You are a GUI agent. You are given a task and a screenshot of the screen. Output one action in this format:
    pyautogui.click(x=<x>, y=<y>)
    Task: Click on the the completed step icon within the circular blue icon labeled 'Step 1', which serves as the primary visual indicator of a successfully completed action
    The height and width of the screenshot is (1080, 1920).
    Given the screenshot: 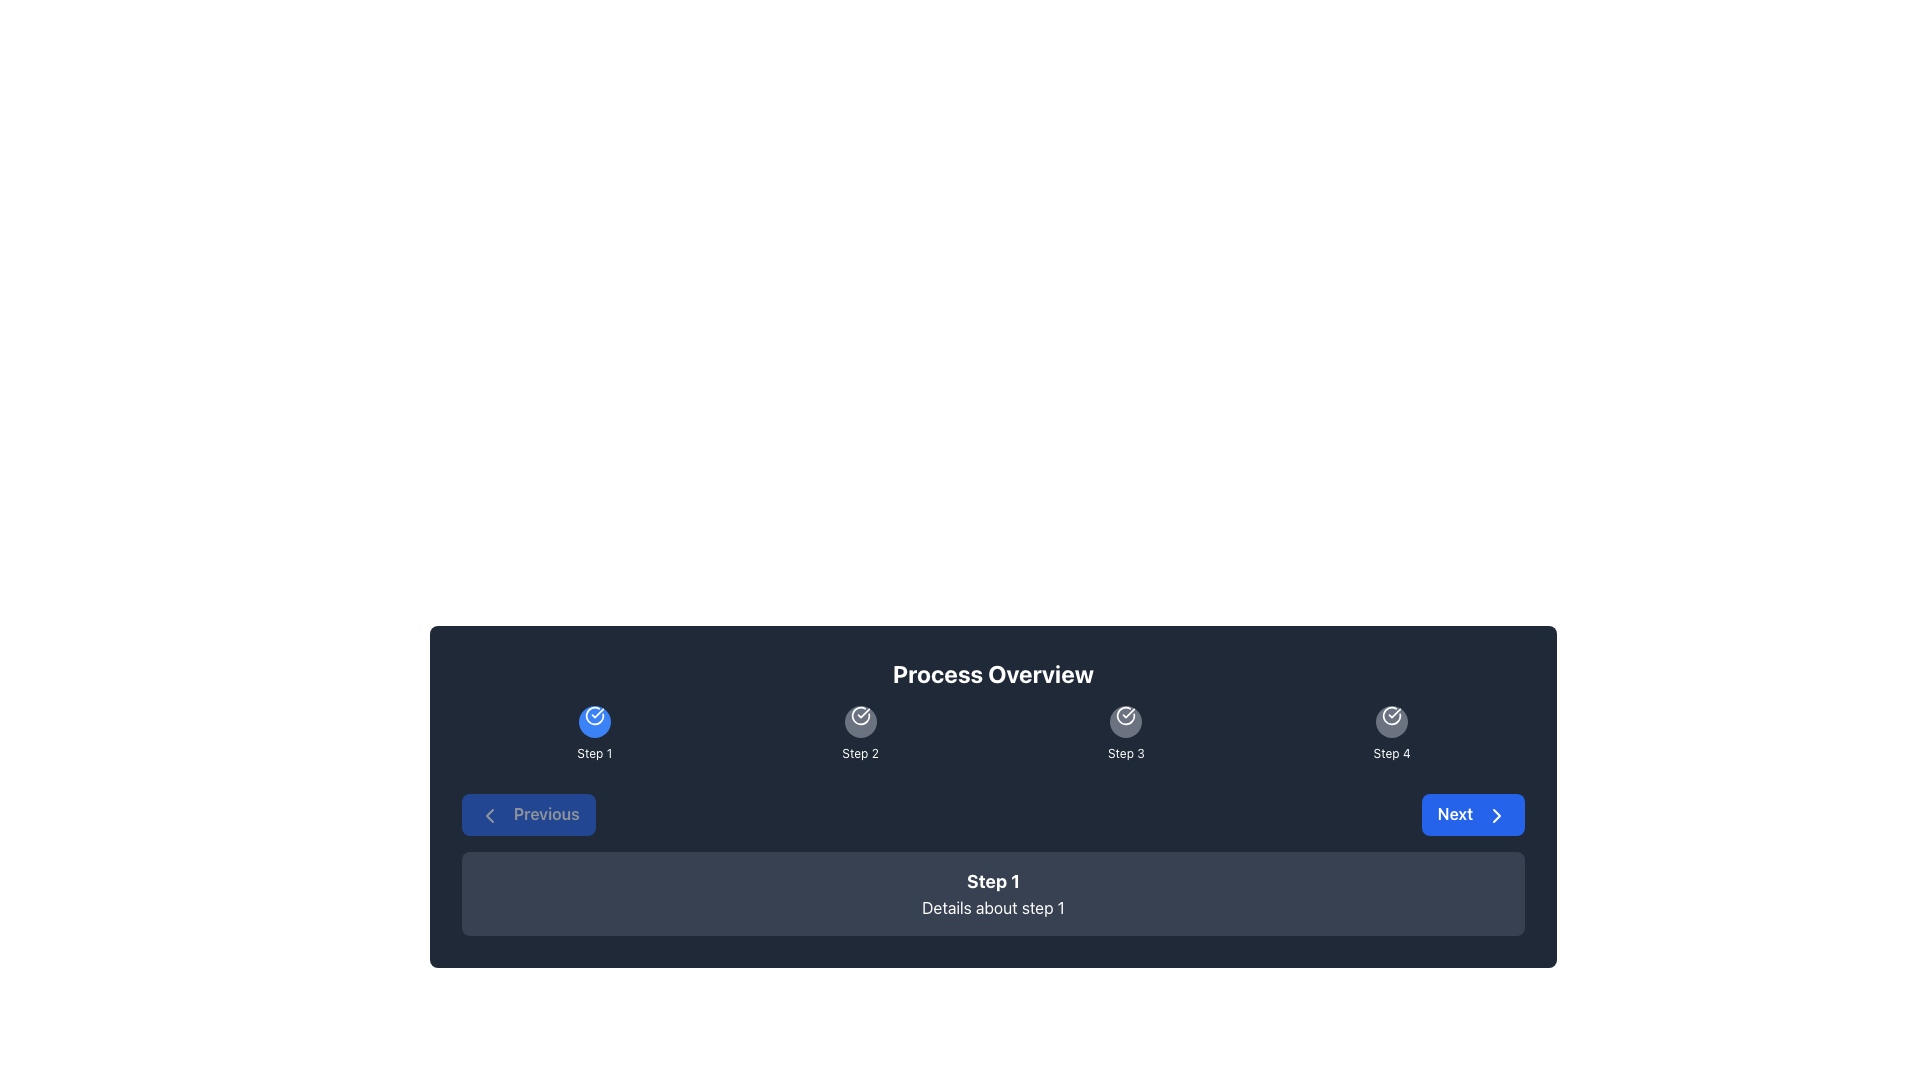 What is the action you would take?
    pyautogui.click(x=593, y=715)
    